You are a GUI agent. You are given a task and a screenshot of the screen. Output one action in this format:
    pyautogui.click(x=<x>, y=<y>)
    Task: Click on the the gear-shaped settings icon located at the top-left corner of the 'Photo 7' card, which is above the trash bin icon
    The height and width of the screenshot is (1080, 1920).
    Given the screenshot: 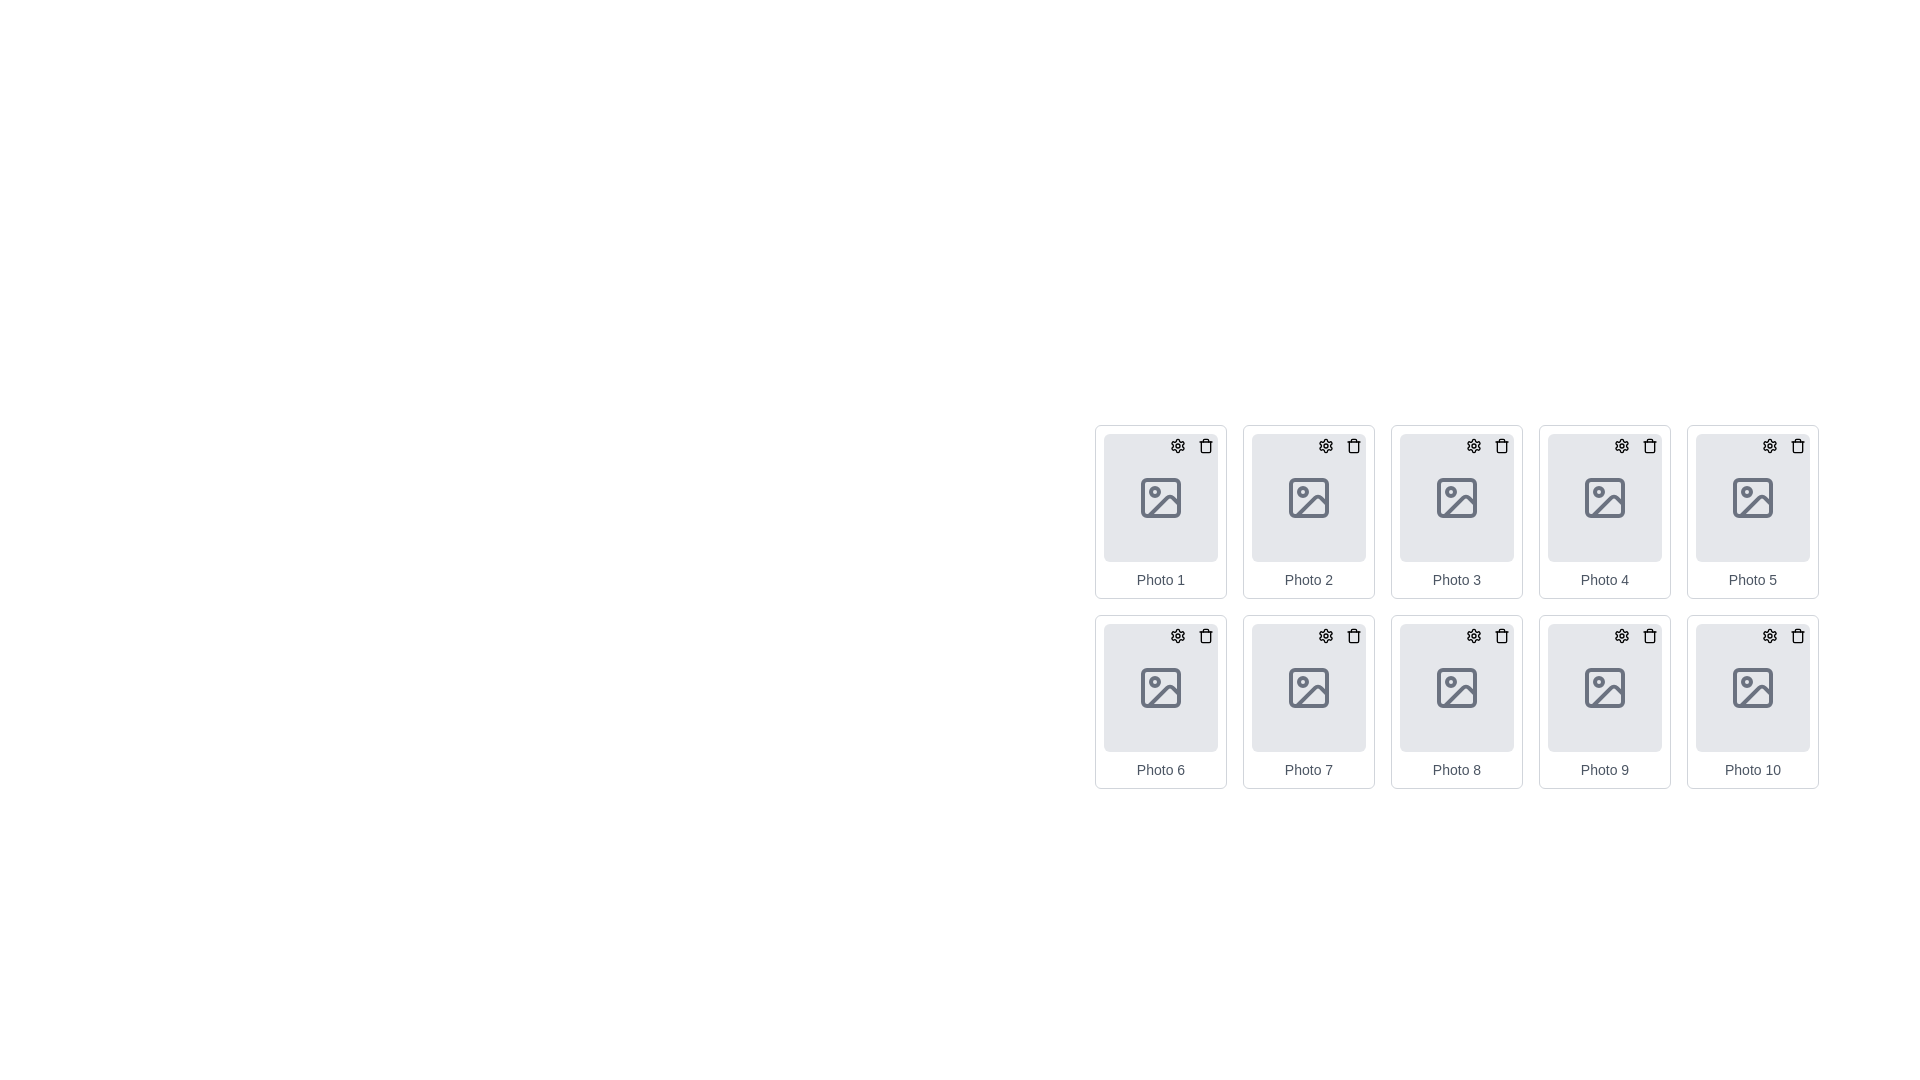 What is the action you would take?
    pyautogui.click(x=1325, y=636)
    